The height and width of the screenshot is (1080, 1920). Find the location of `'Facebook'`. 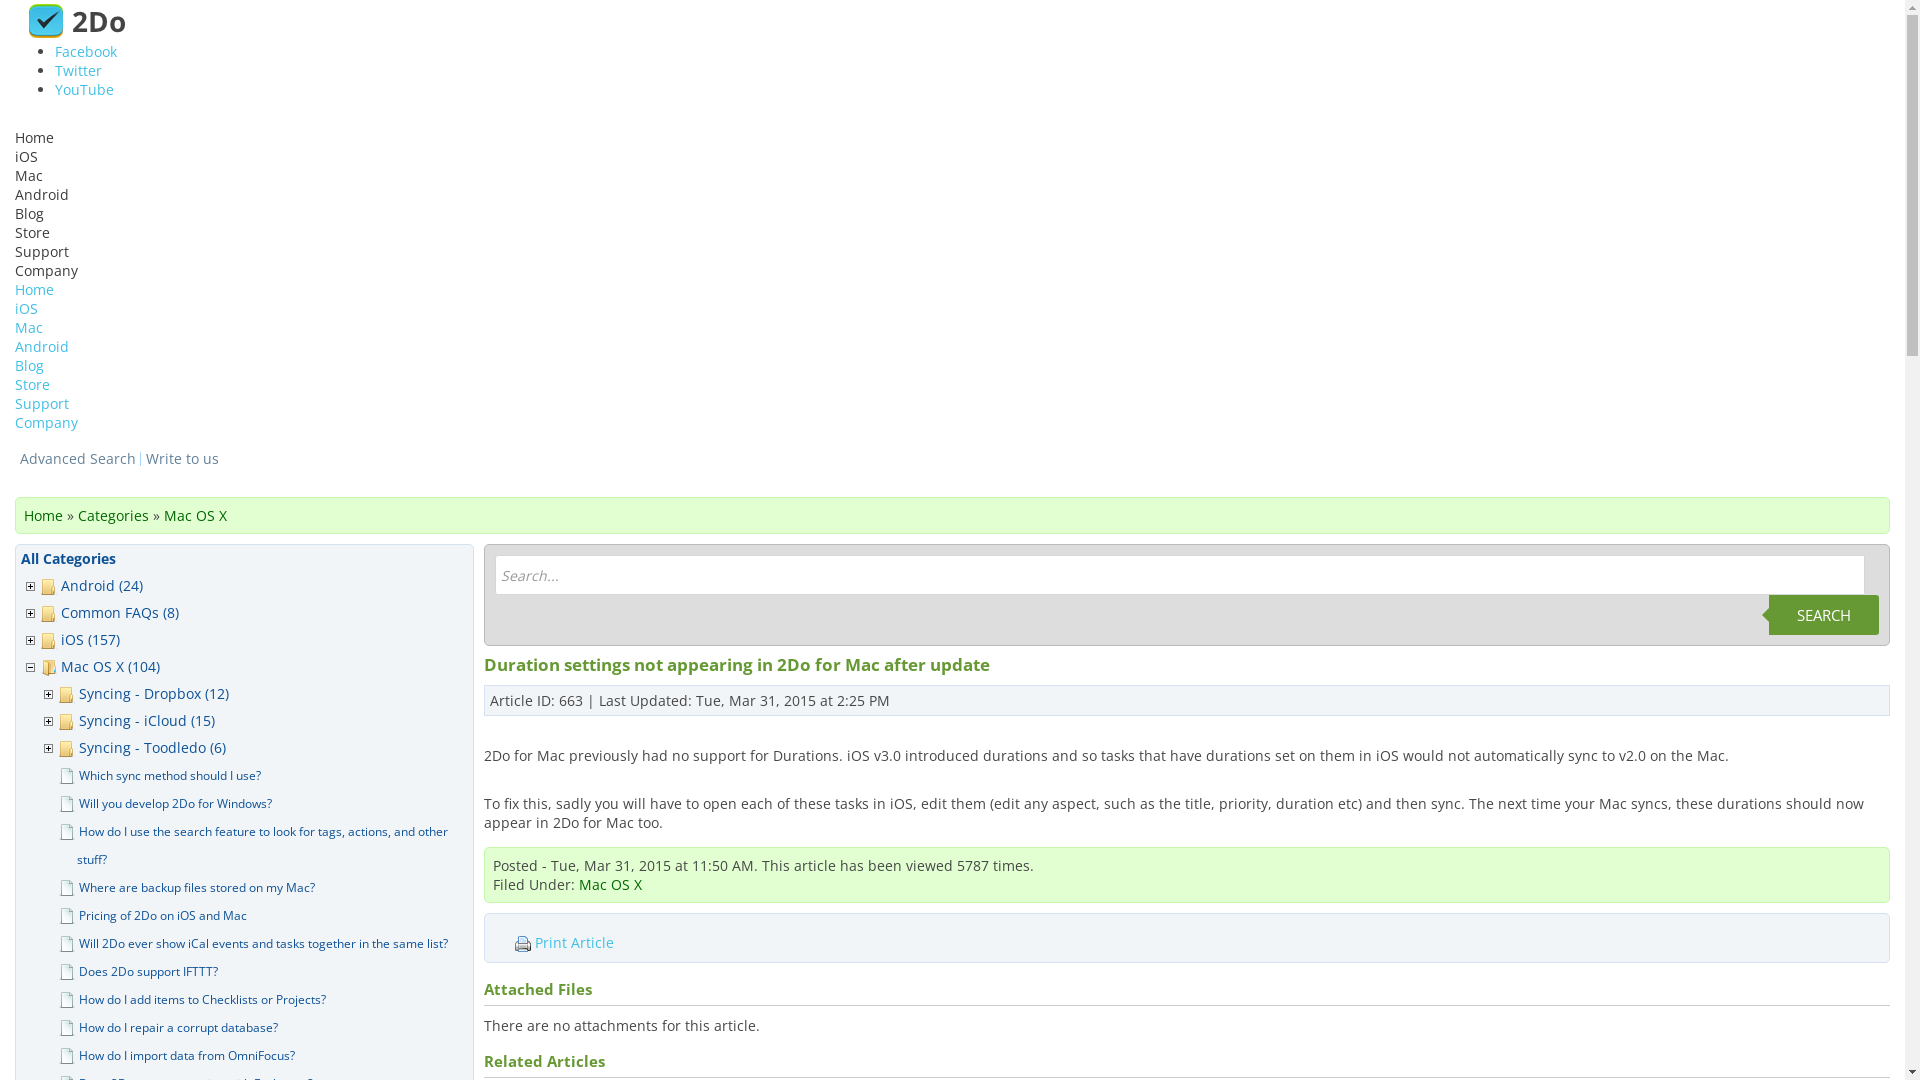

'Facebook' is located at coordinates (85, 50).